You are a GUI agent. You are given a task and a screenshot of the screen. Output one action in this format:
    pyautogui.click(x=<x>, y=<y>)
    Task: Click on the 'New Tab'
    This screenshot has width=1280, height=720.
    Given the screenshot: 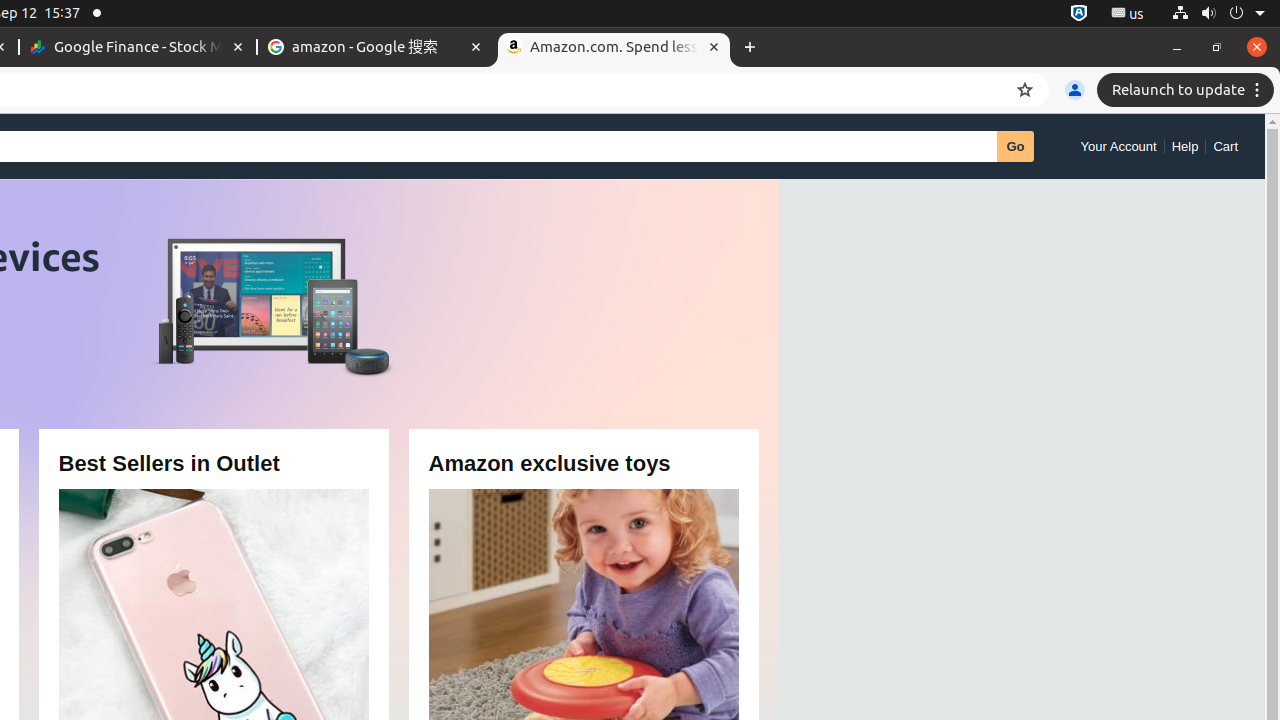 What is the action you would take?
    pyautogui.click(x=748, y=46)
    